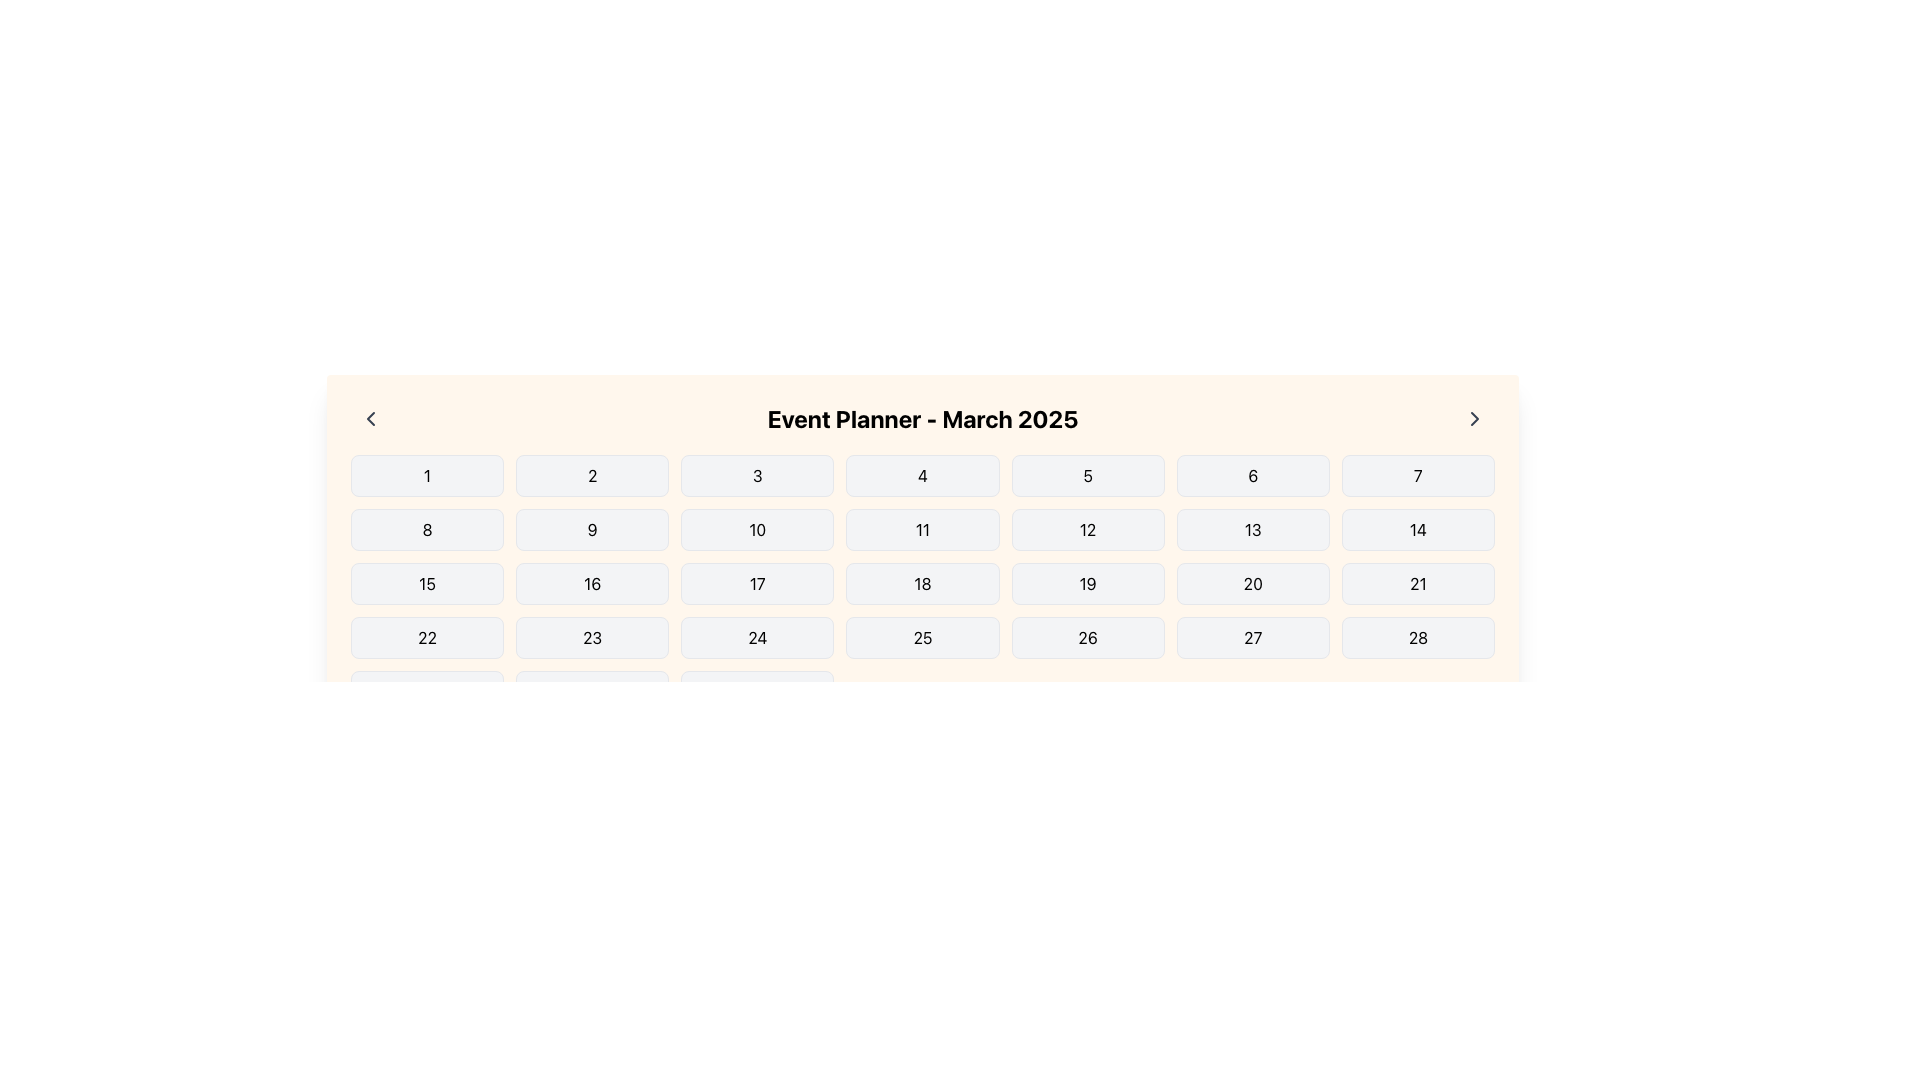 The height and width of the screenshot is (1080, 1920). Describe the element at coordinates (756, 528) in the screenshot. I see `the button-like interactive calendar date cell located in the second row and third column of the 'Event Planner - March 2025' grid` at that location.